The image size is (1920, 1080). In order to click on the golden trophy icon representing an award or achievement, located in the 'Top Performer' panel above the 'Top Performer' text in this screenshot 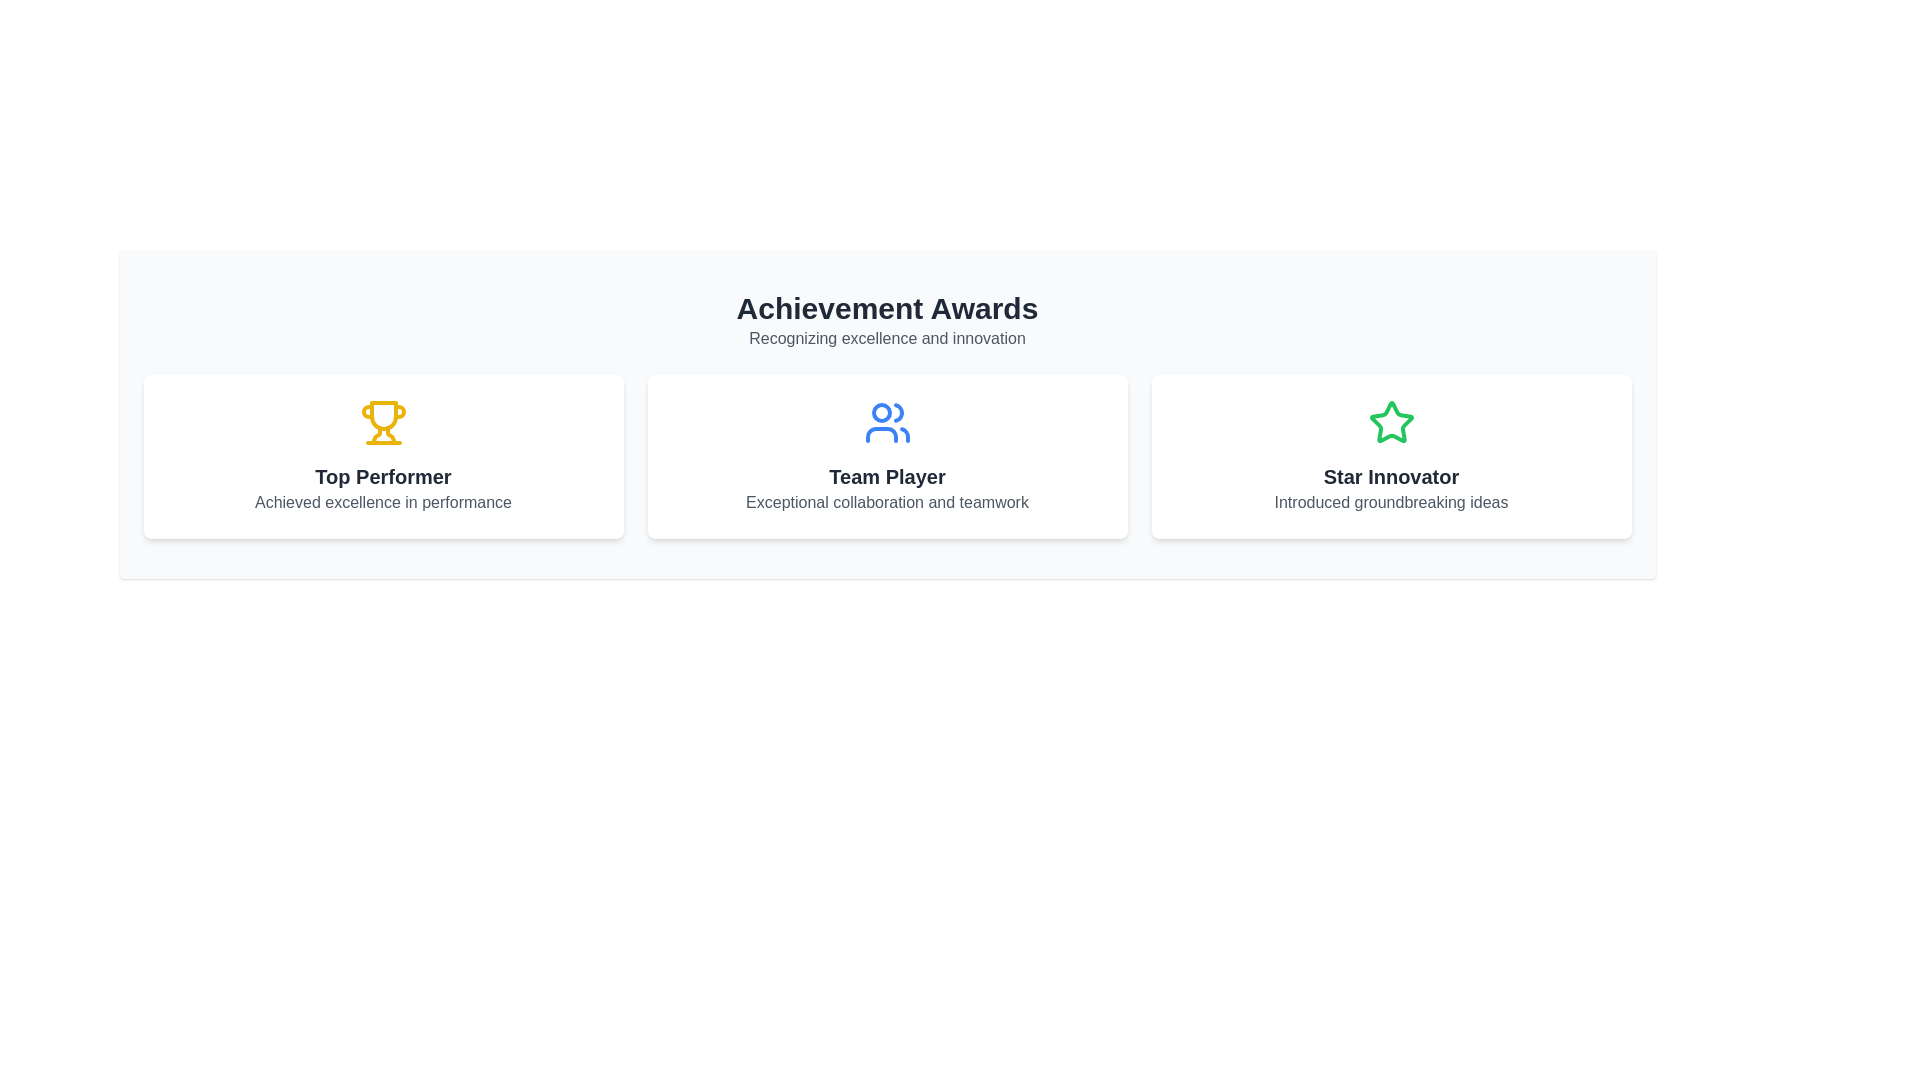, I will do `click(383, 422)`.